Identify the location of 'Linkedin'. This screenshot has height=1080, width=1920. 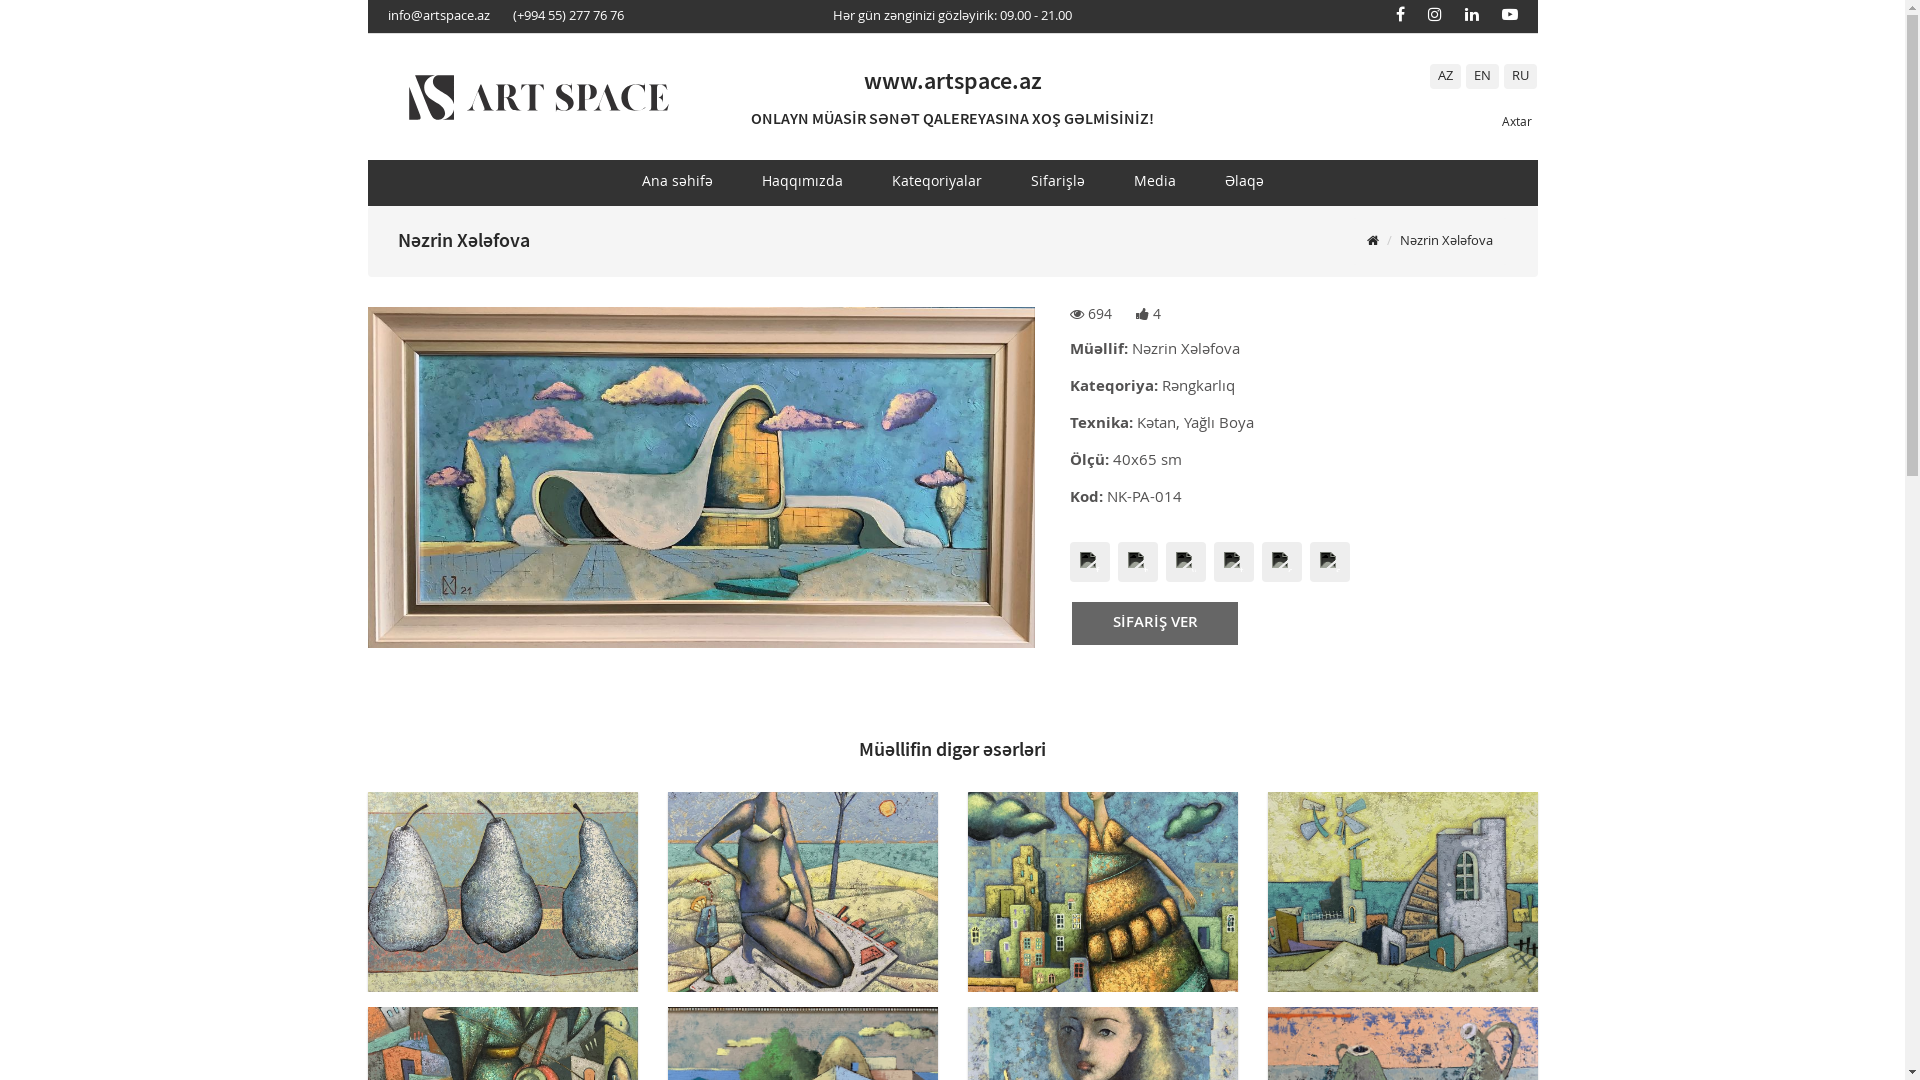
(1464, 14).